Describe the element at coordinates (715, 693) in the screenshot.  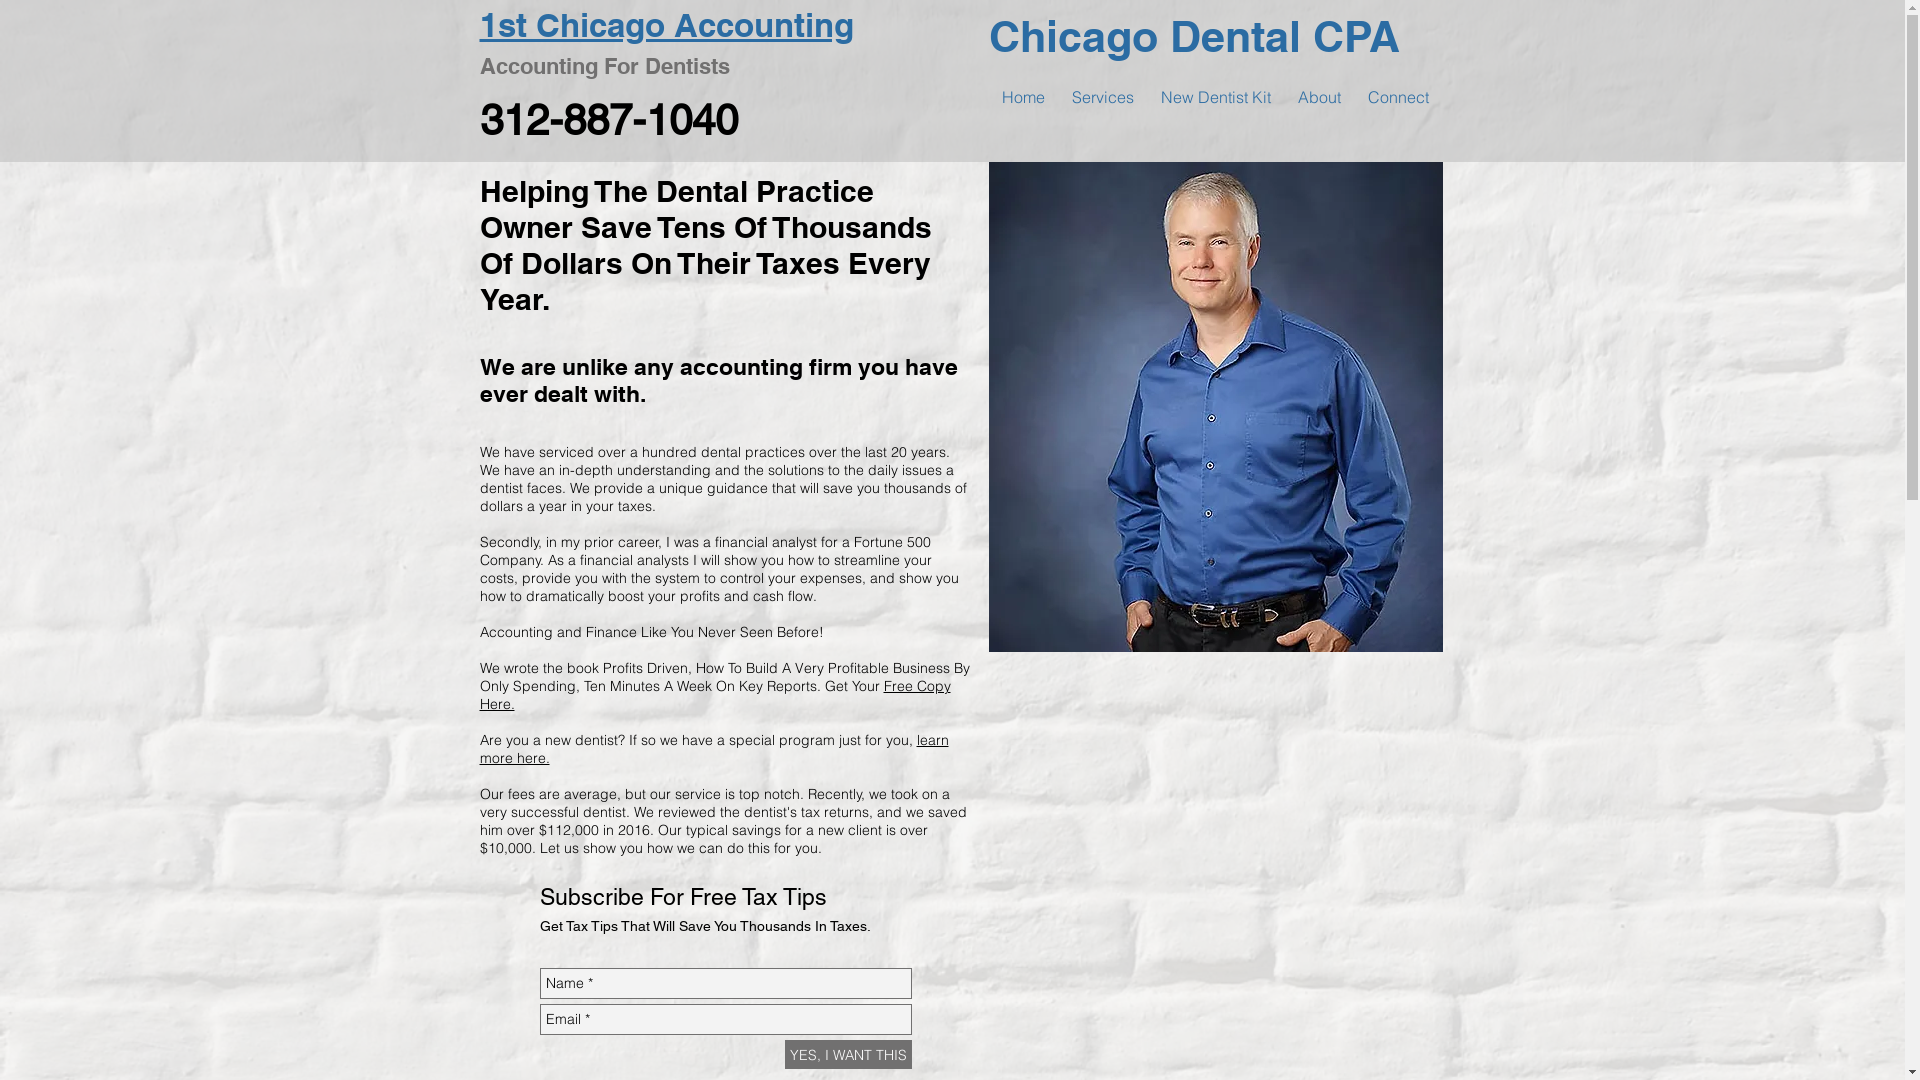
I see `'Free Copy Here.'` at that location.